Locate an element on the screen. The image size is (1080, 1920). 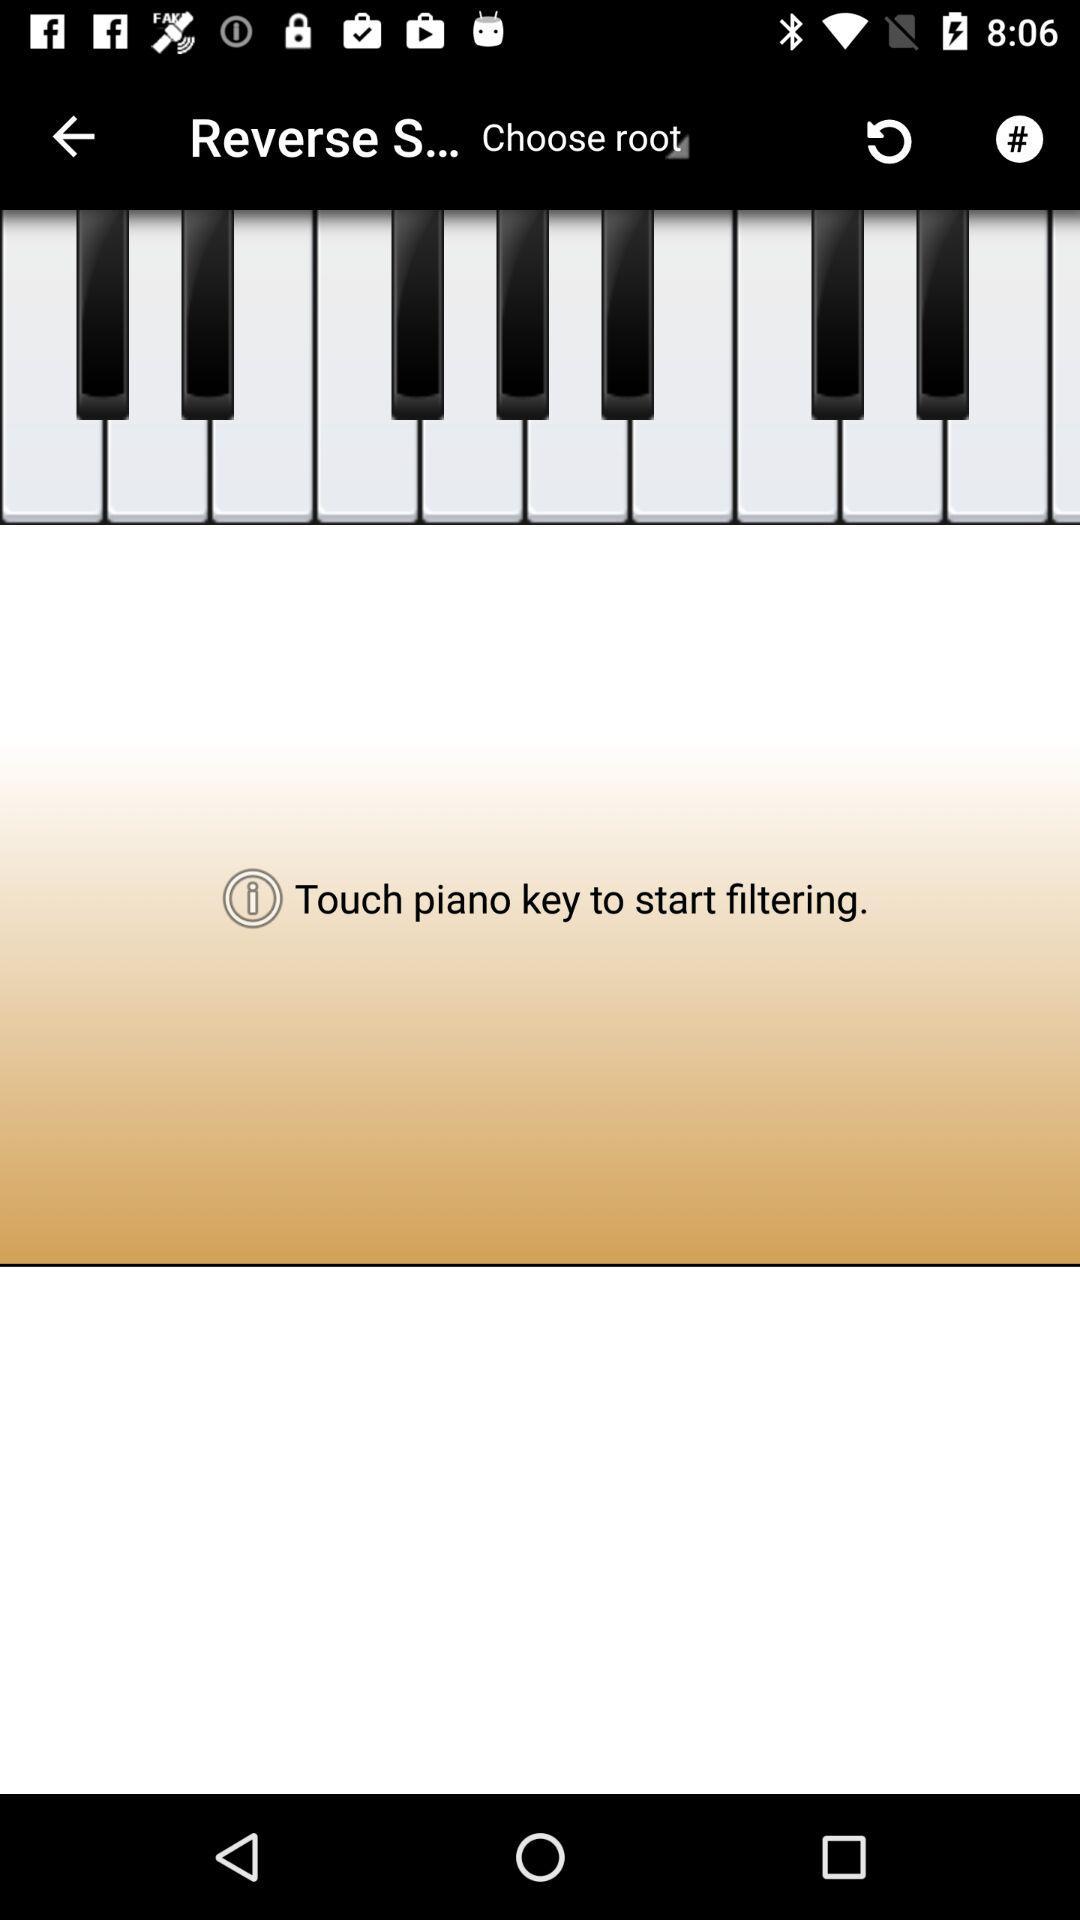
open piano key information is located at coordinates (891, 367).